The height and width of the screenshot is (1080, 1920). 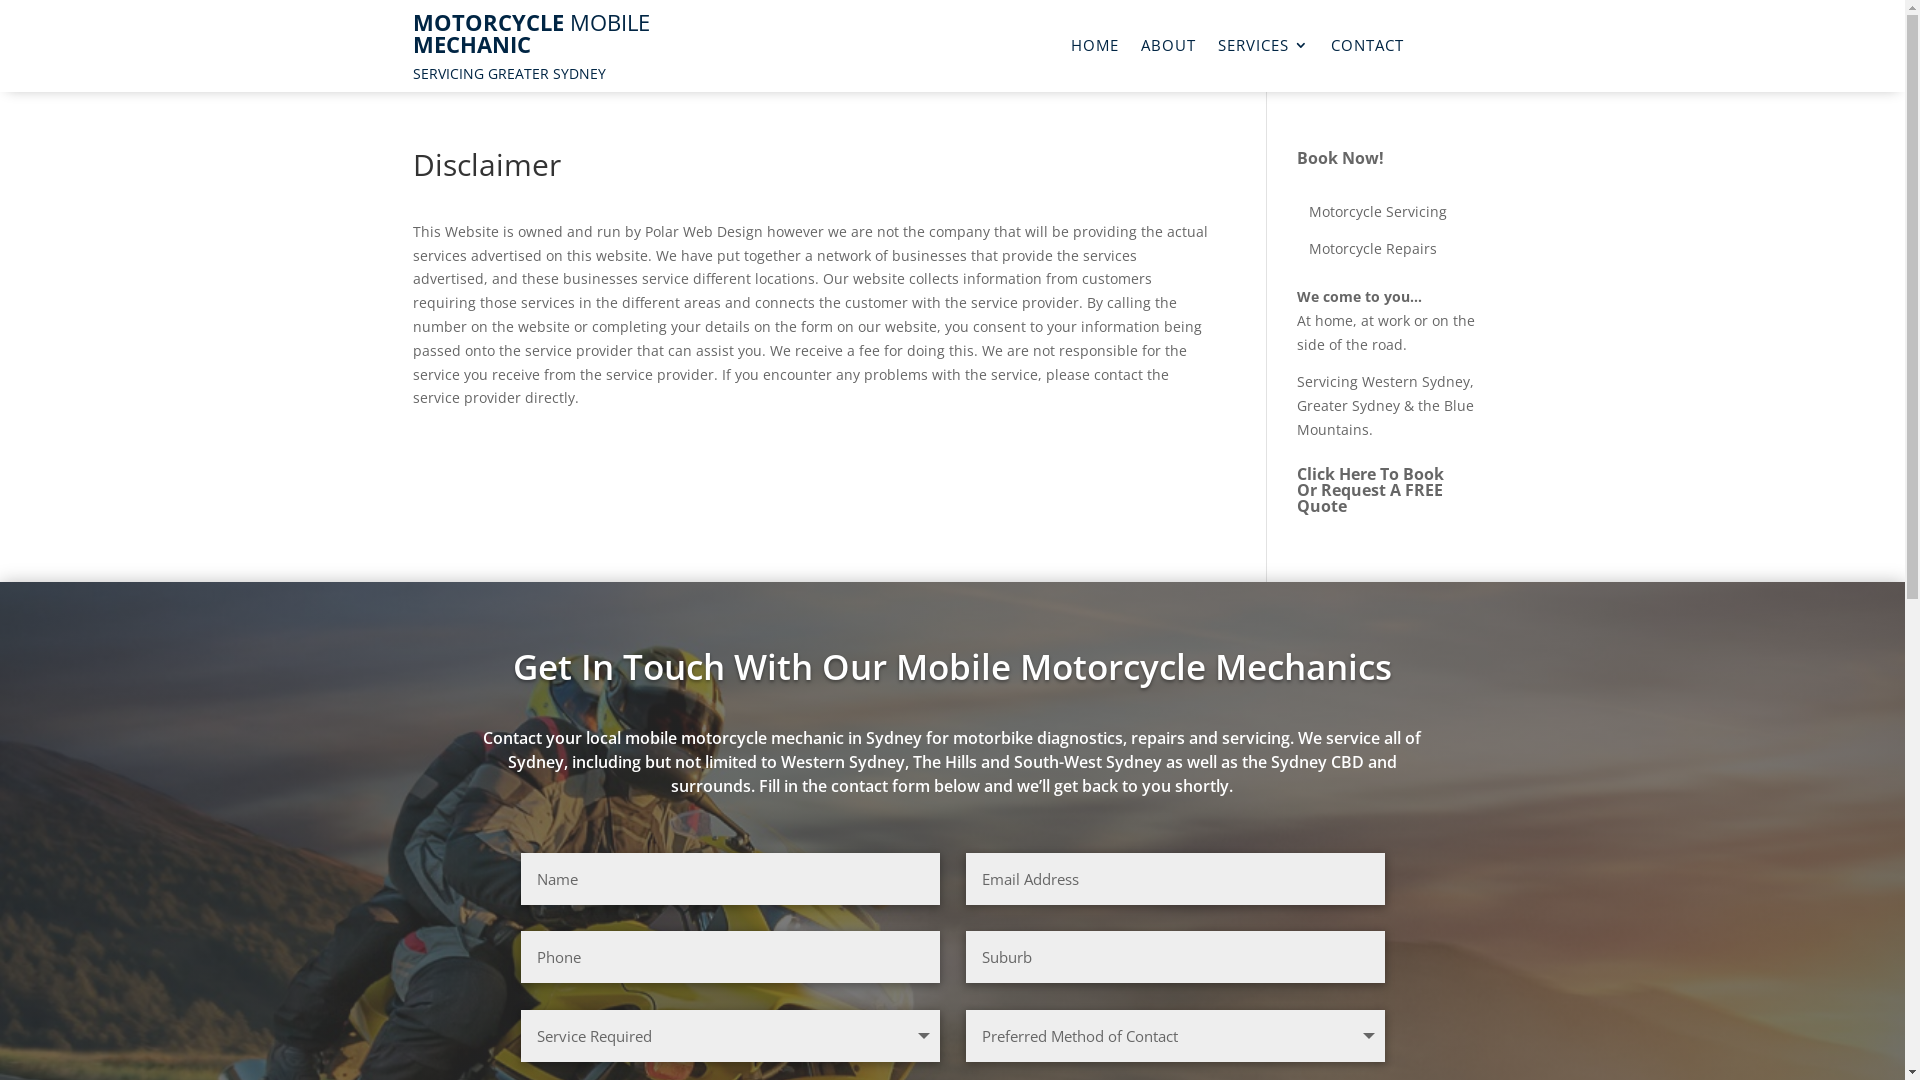 What do you see at coordinates (1093, 48) in the screenshot?
I see `'HOME'` at bounding box center [1093, 48].